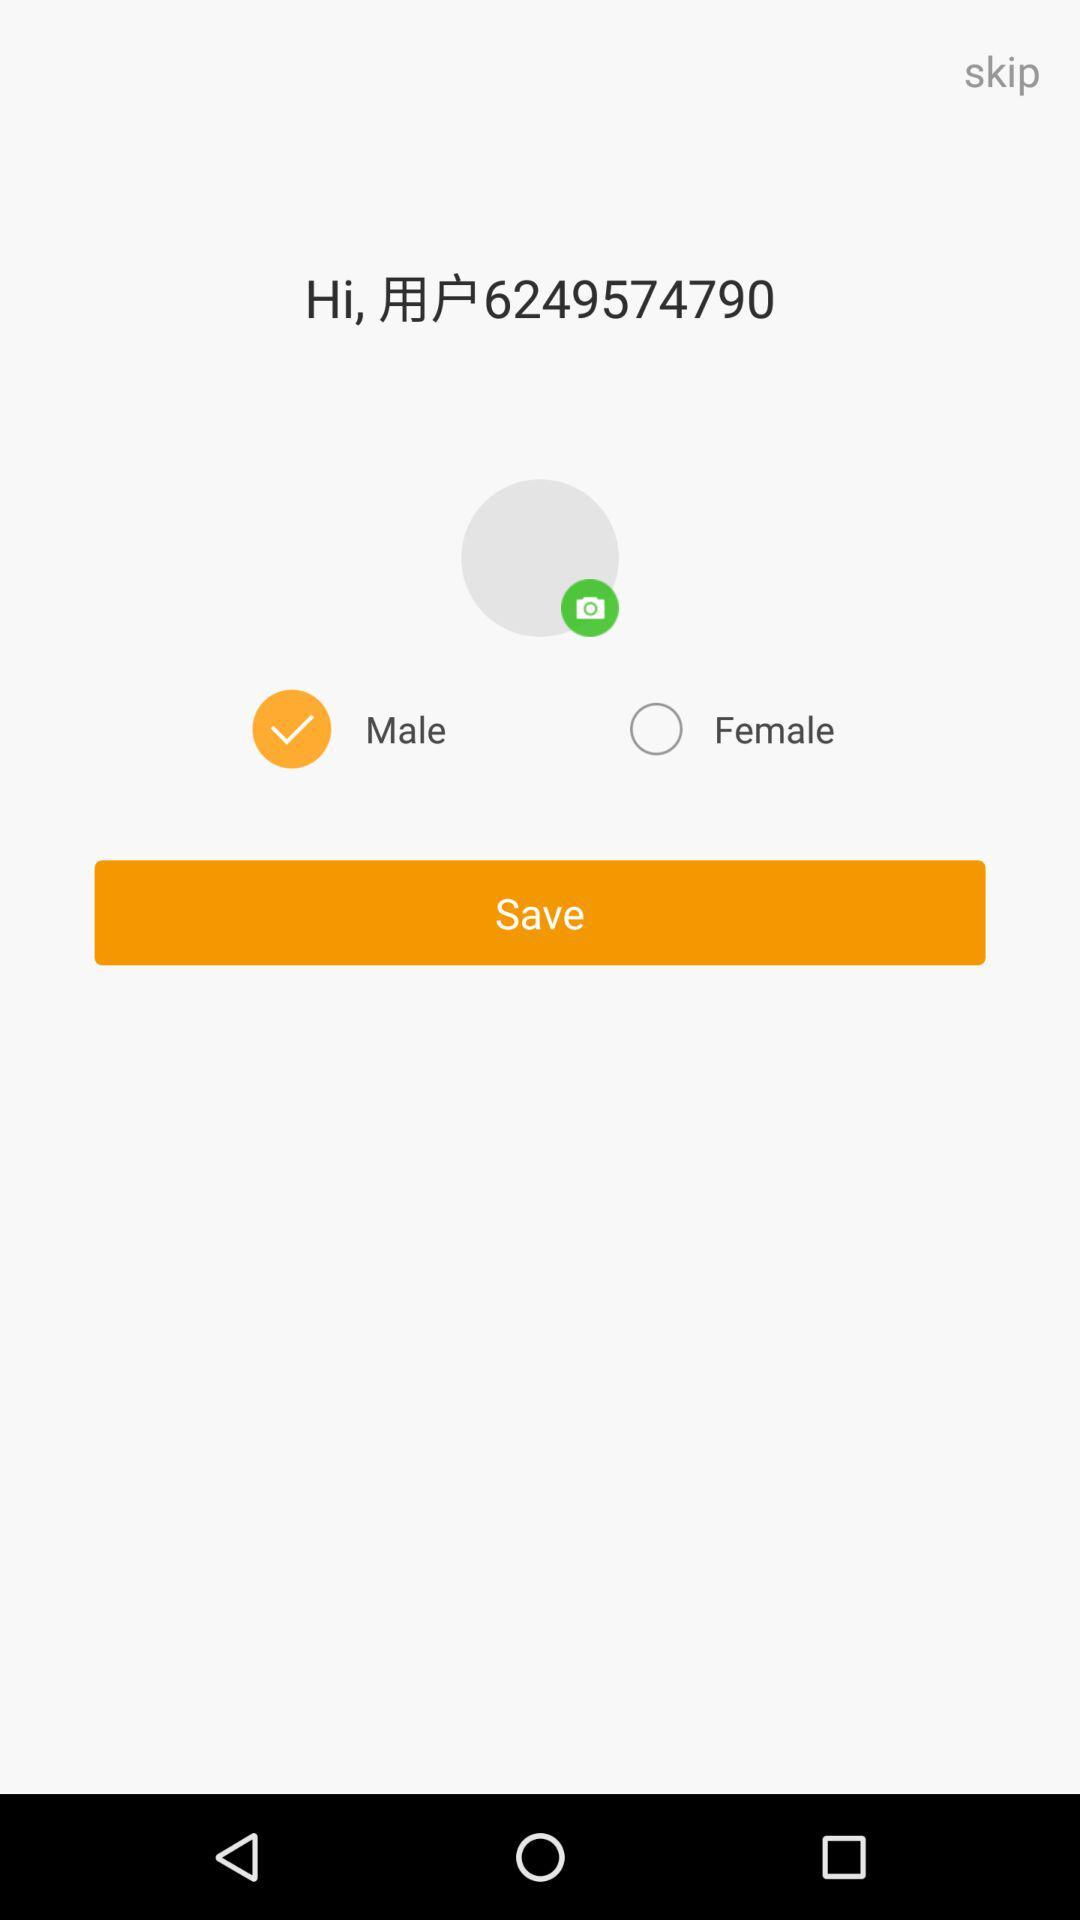  What do you see at coordinates (344, 728) in the screenshot?
I see `icon next to the female icon` at bounding box center [344, 728].